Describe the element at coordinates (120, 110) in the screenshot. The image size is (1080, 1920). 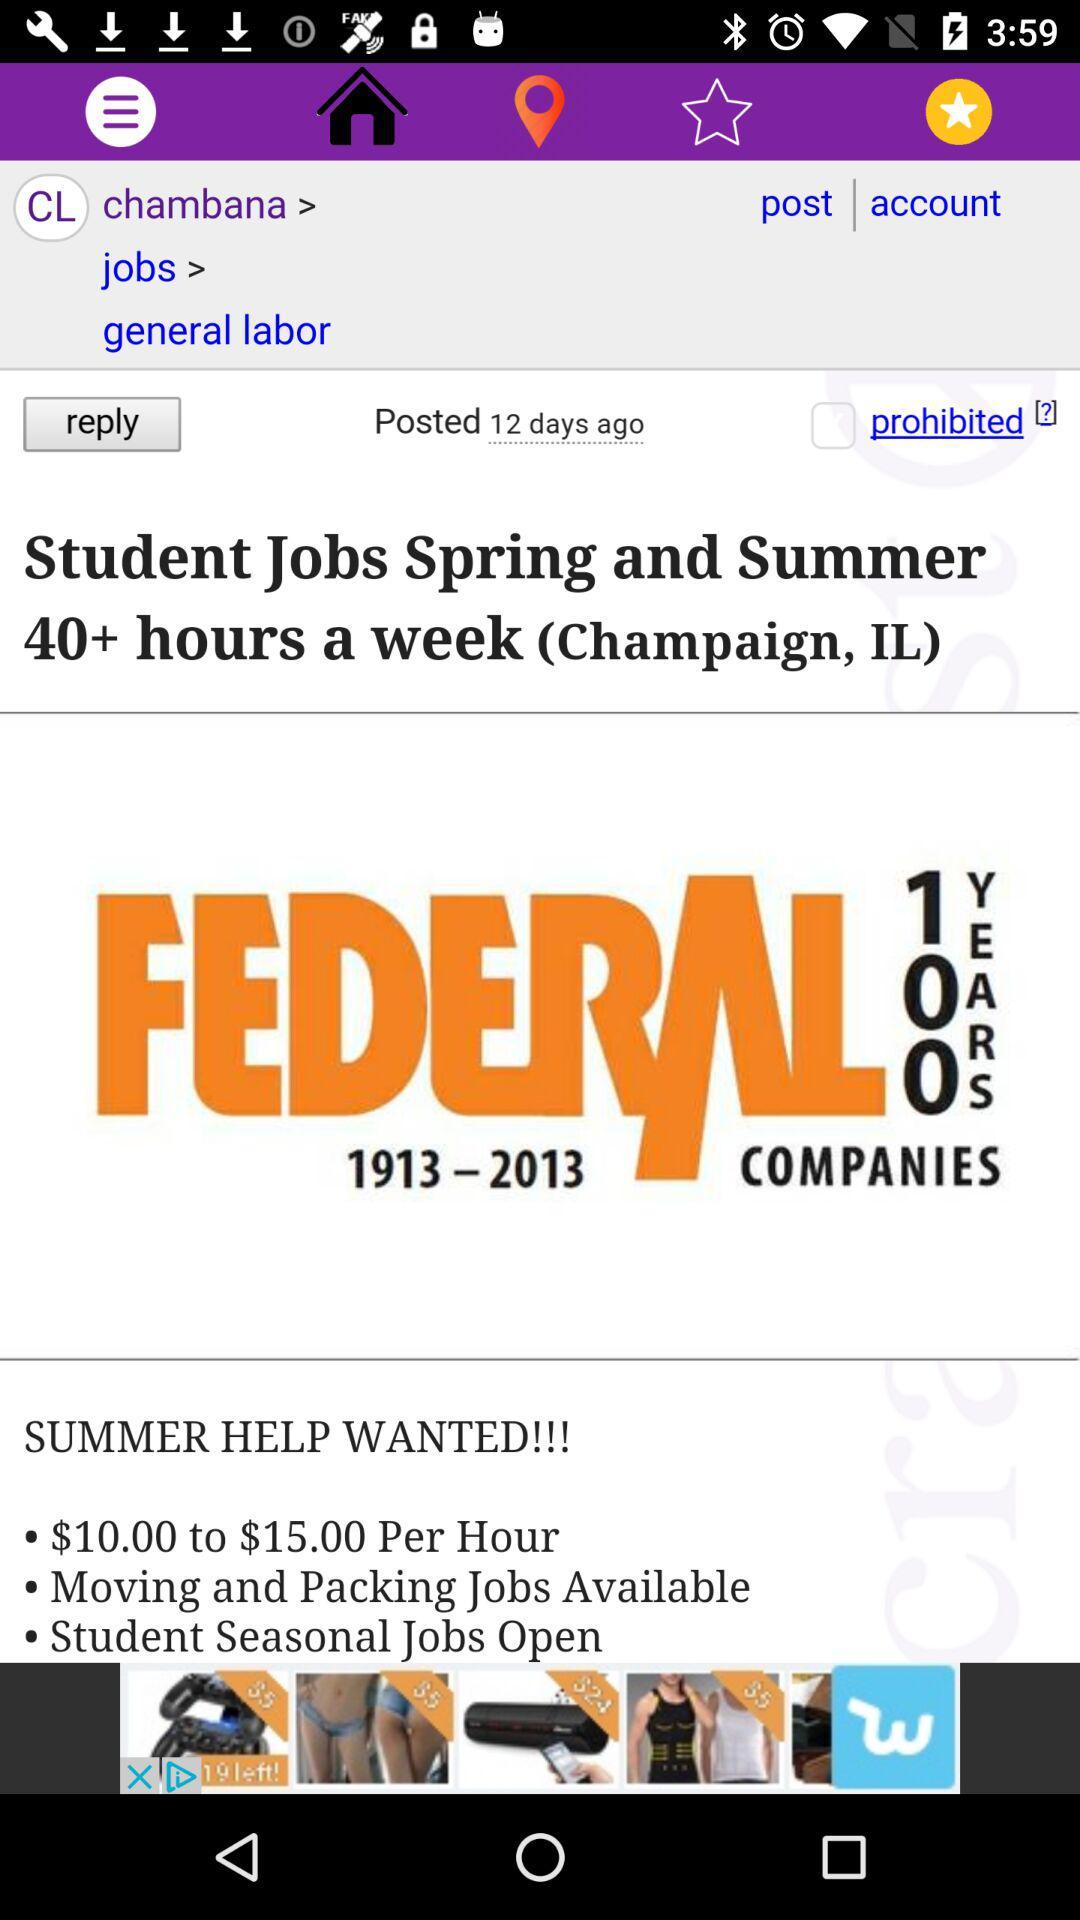
I see `more` at that location.